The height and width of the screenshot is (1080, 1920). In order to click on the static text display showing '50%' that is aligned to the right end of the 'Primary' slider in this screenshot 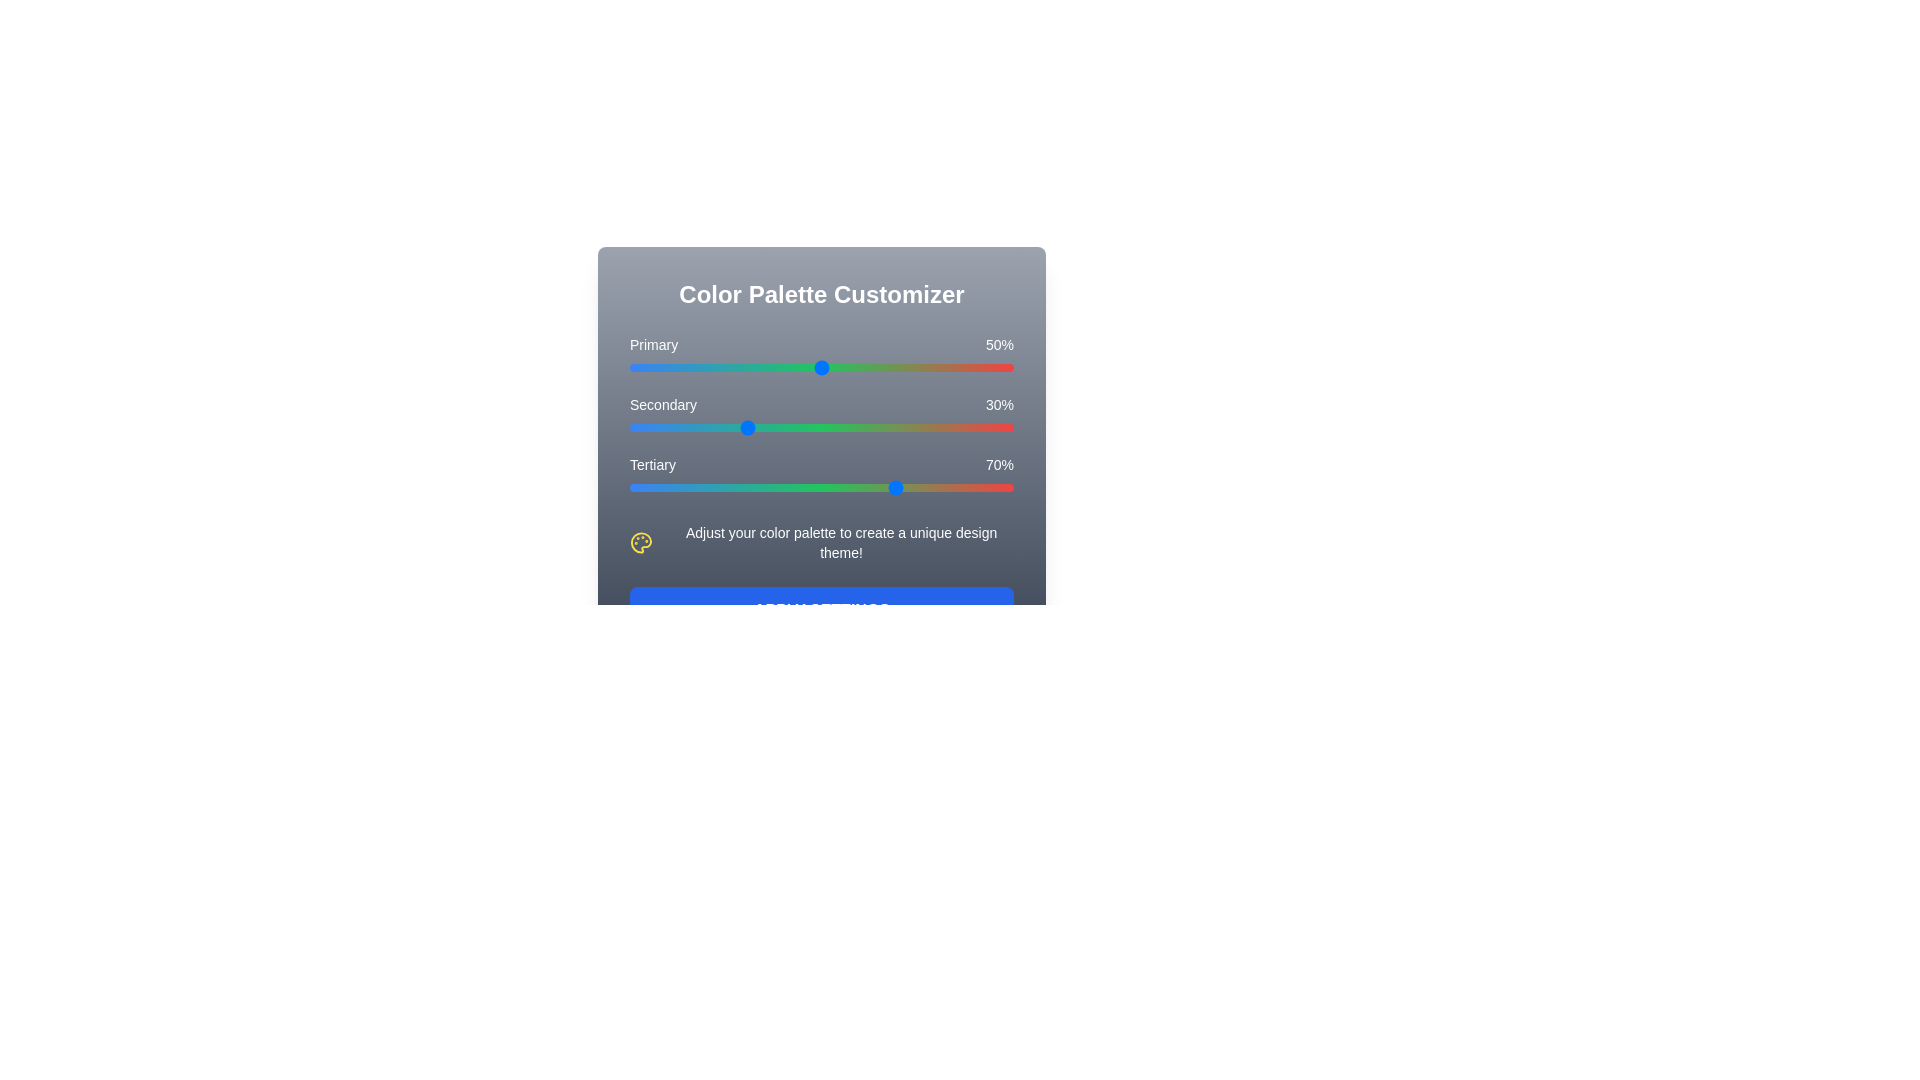, I will do `click(999, 343)`.